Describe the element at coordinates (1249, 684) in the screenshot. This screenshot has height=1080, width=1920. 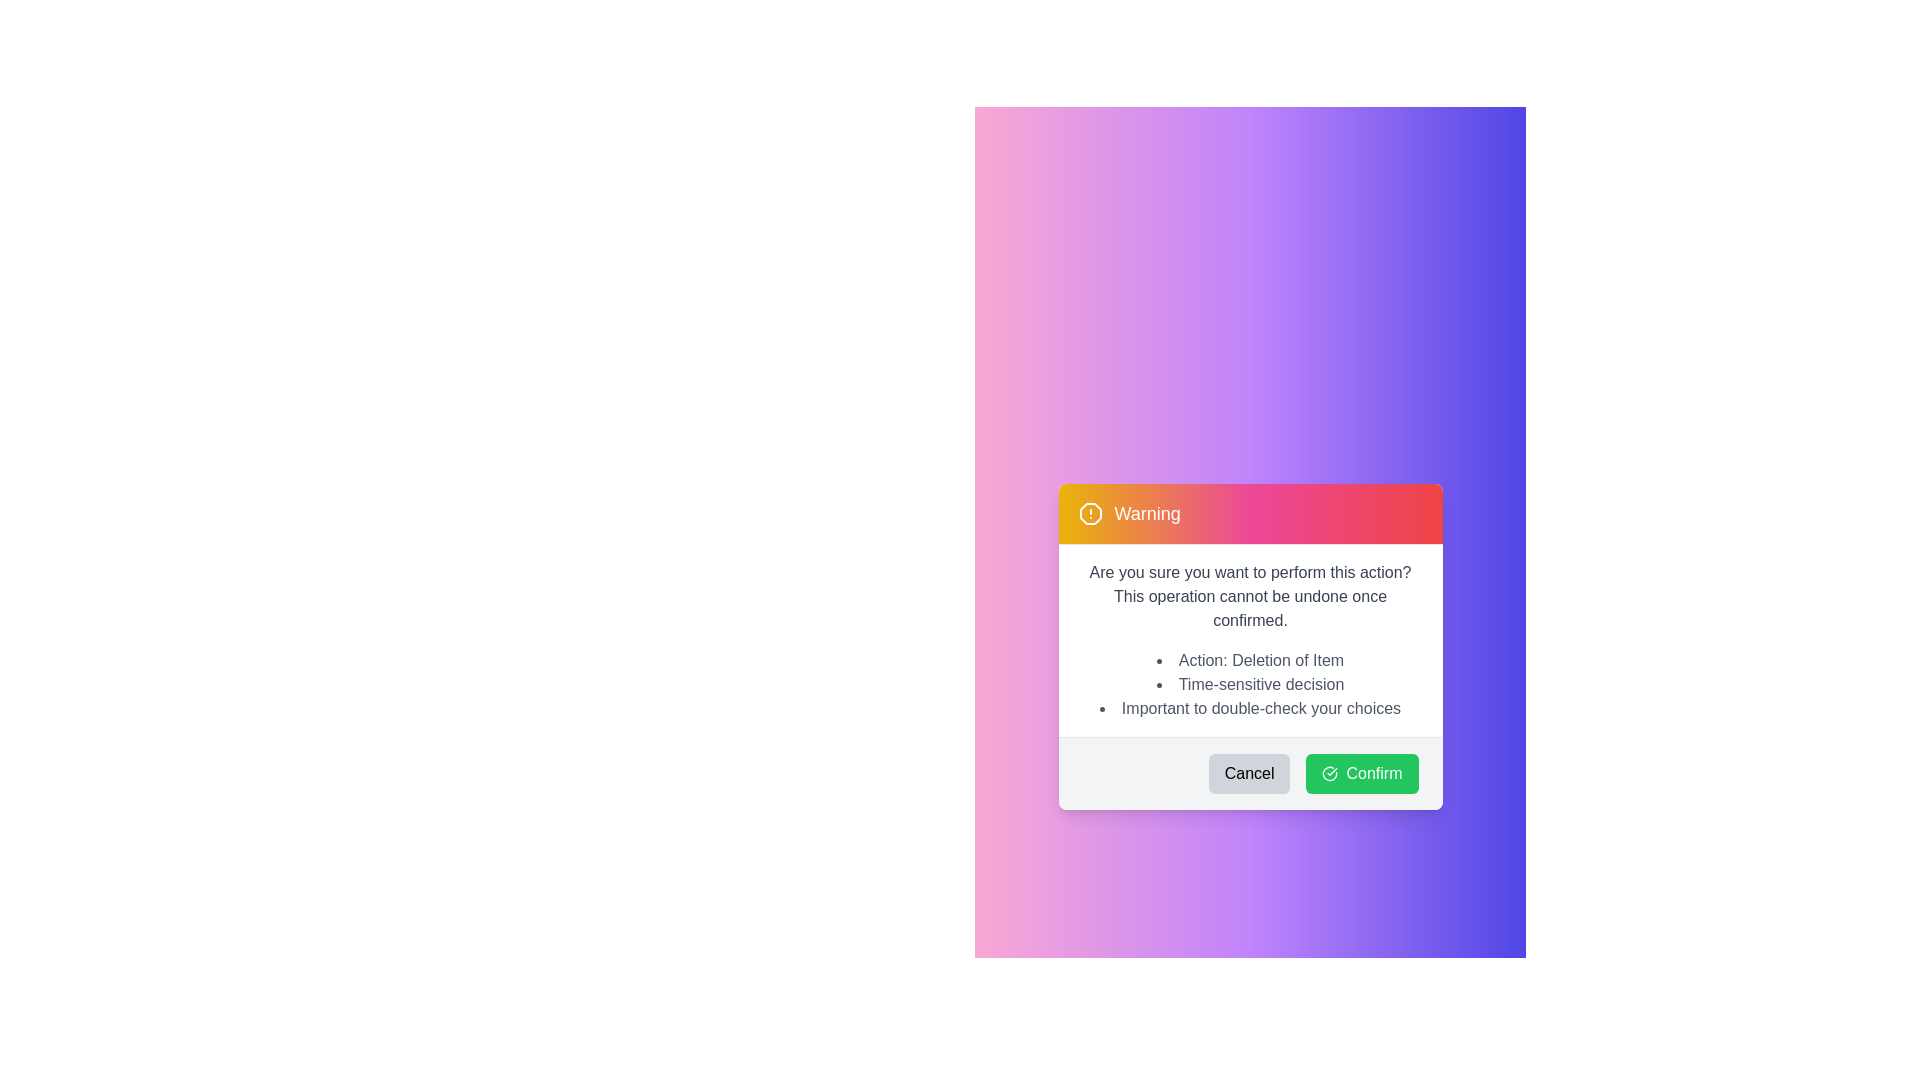
I see `the second static text label in the bulleted list under the warning dialog, which provides contextual information about the urgency of the decision regarding item deletion` at that location.